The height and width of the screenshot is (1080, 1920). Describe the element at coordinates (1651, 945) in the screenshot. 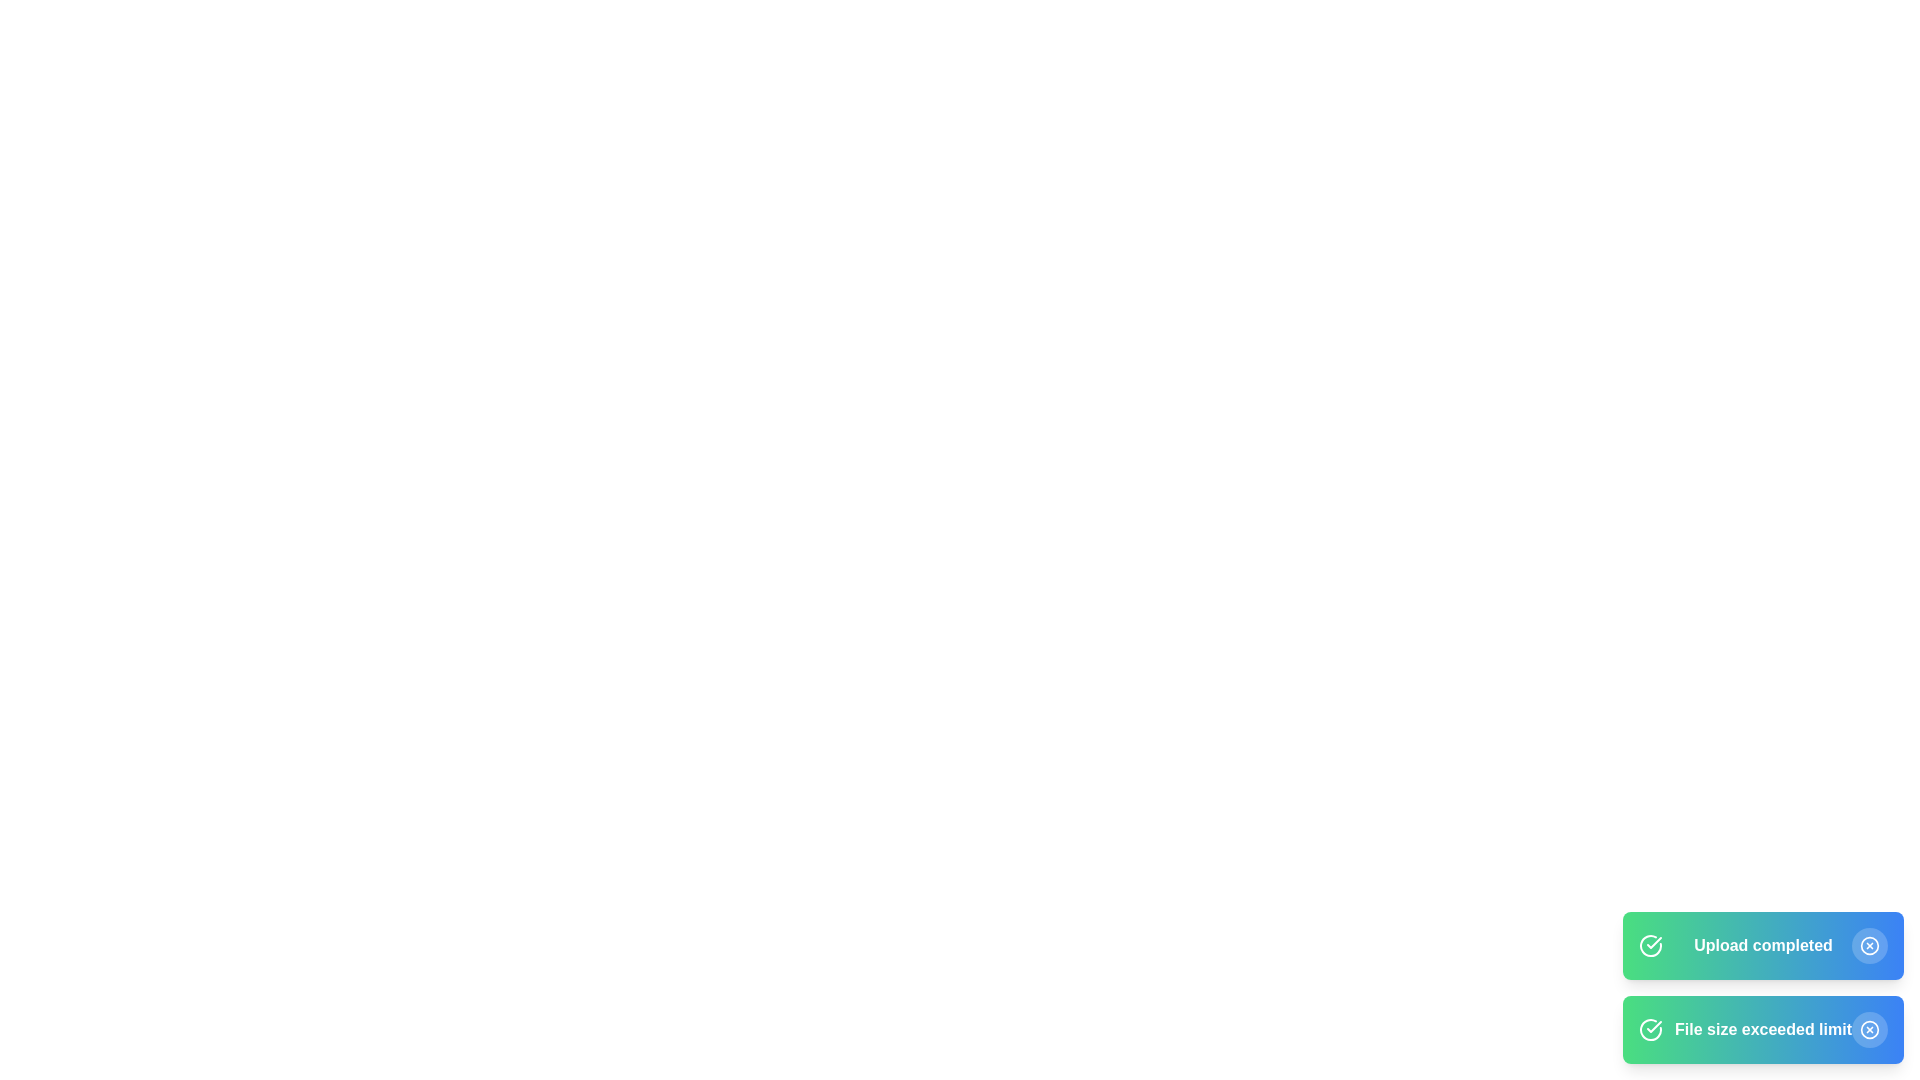

I see `the notification icon to inspect it` at that location.